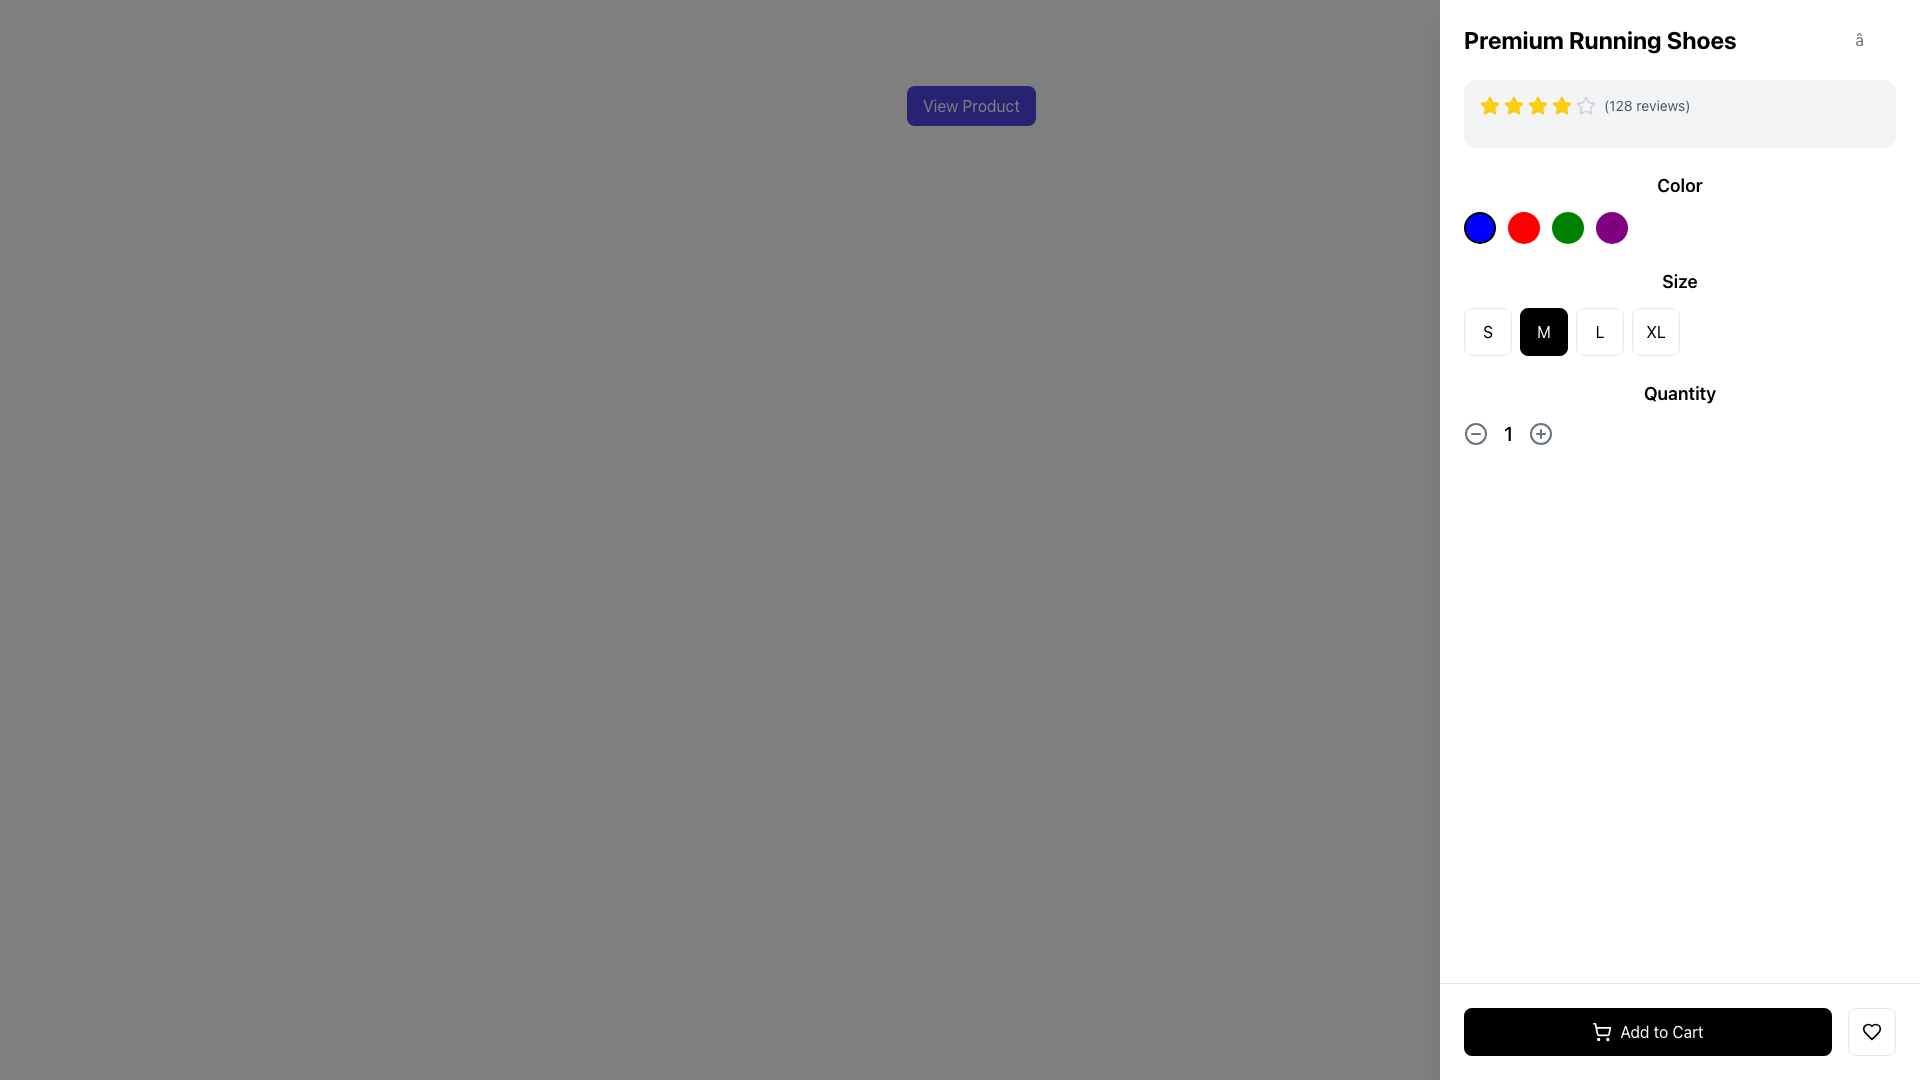 The image size is (1920, 1080). What do you see at coordinates (1543, 330) in the screenshot?
I see `the selected size button labeled 'M'` at bounding box center [1543, 330].